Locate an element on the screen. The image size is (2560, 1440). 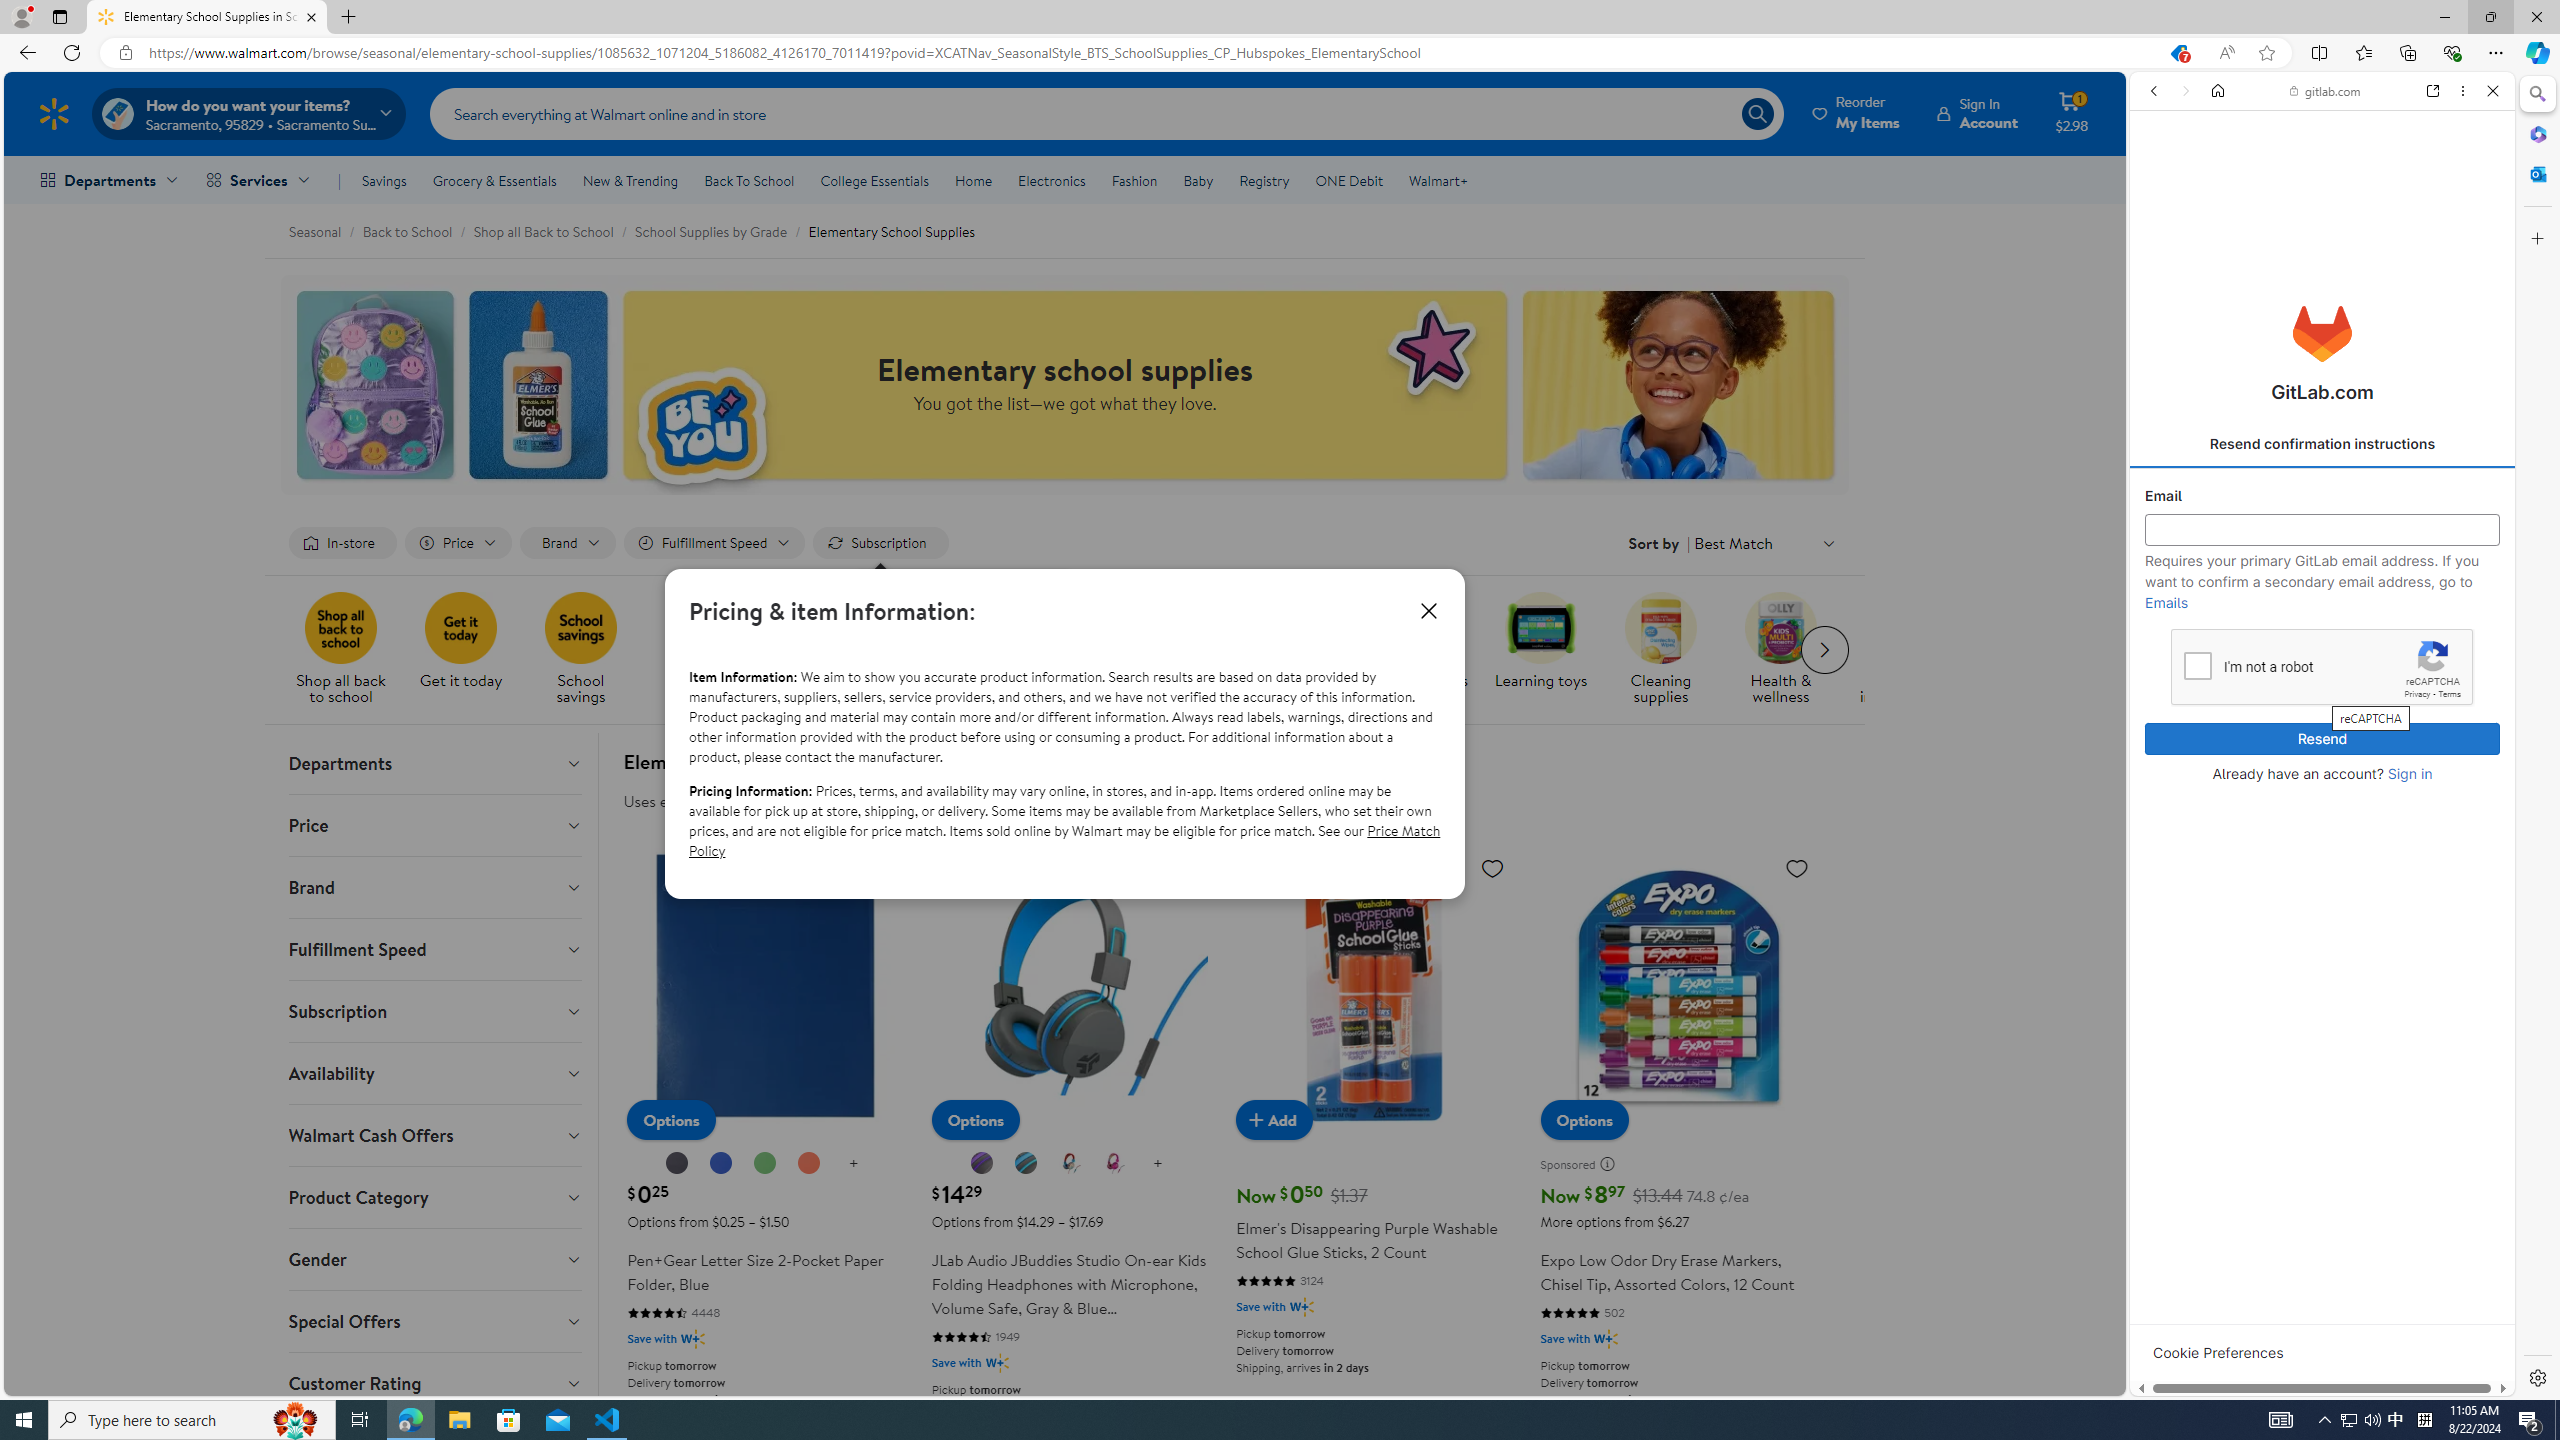
'SEARCH TOOLS' is located at coordinates (2369, 229).